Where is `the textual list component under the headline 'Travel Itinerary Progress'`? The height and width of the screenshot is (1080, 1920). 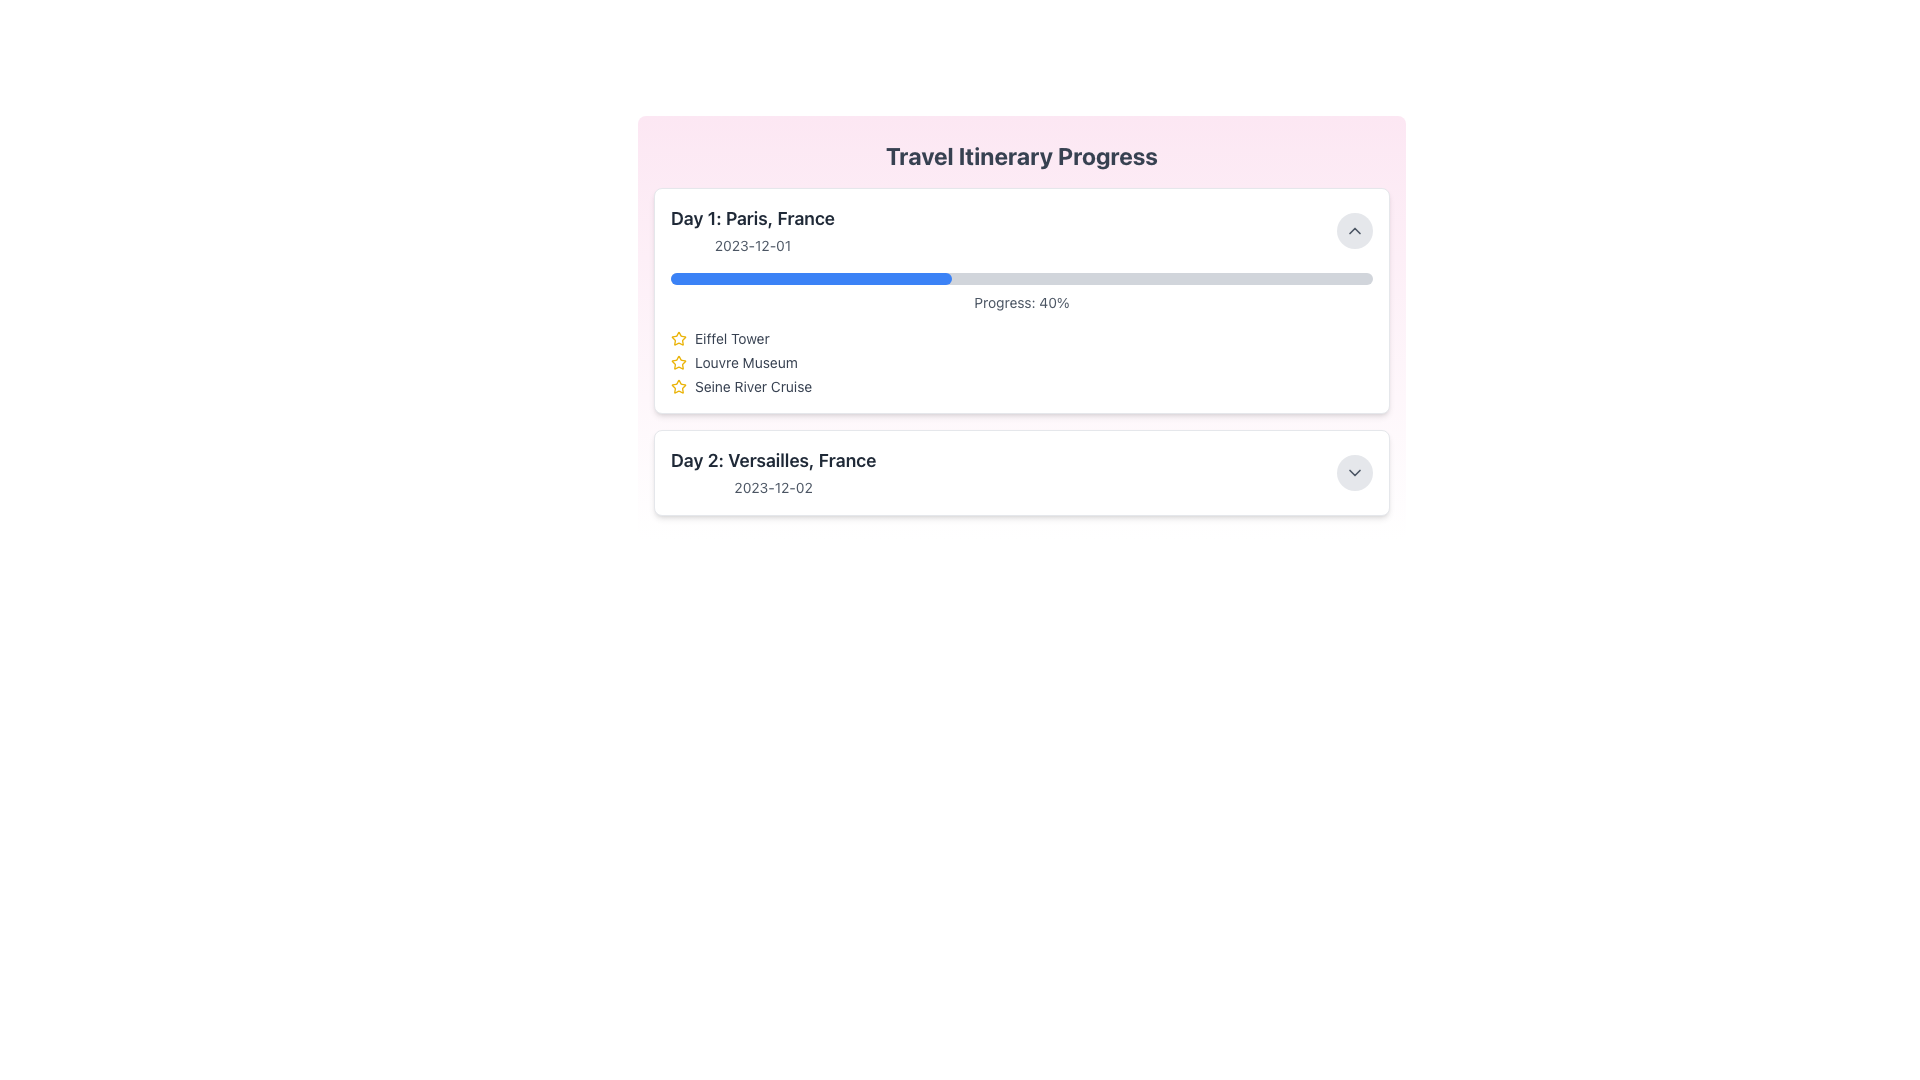 the textual list component under the headline 'Travel Itinerary Progress' is located at coordinates (1022, 362).